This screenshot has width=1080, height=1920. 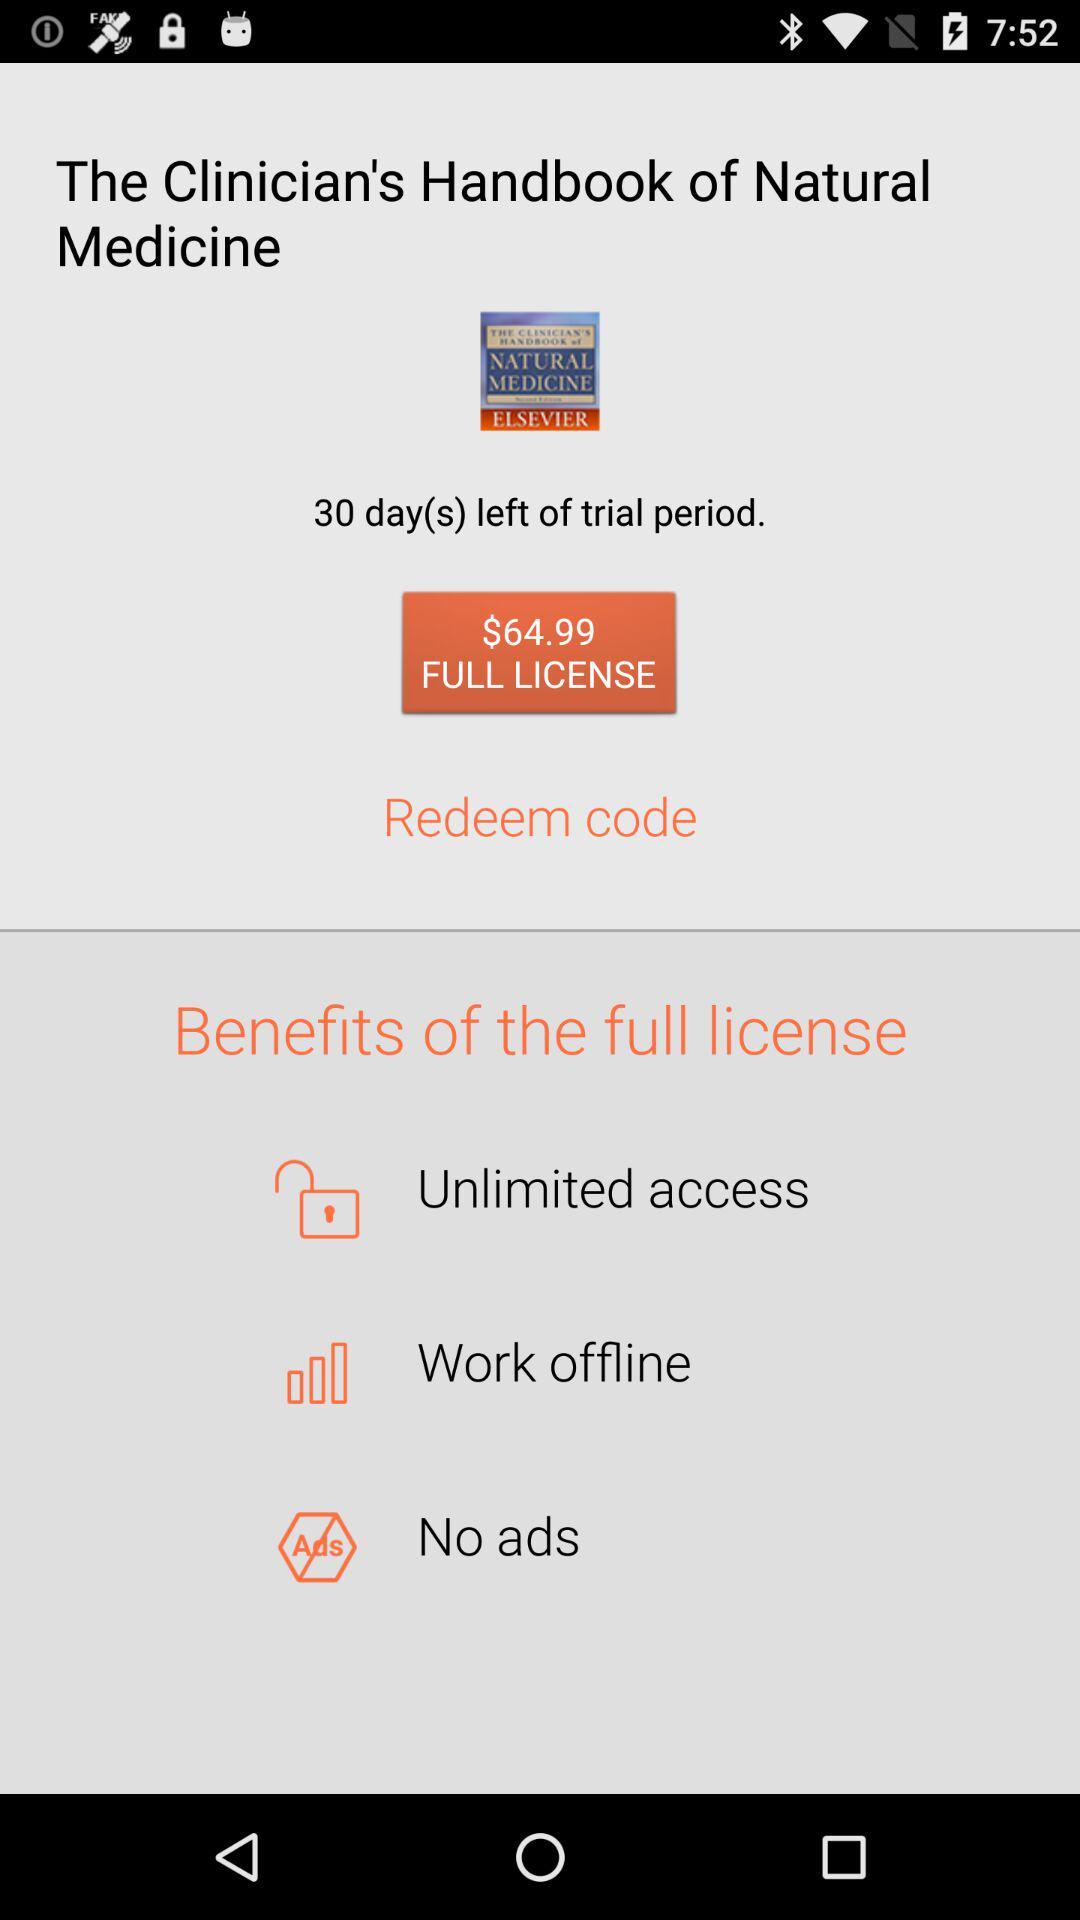 What do you see at coordinates (540, 815) in the screenshot?
I see `the button below the 64 99 full item` at bounding box center [540, 815].